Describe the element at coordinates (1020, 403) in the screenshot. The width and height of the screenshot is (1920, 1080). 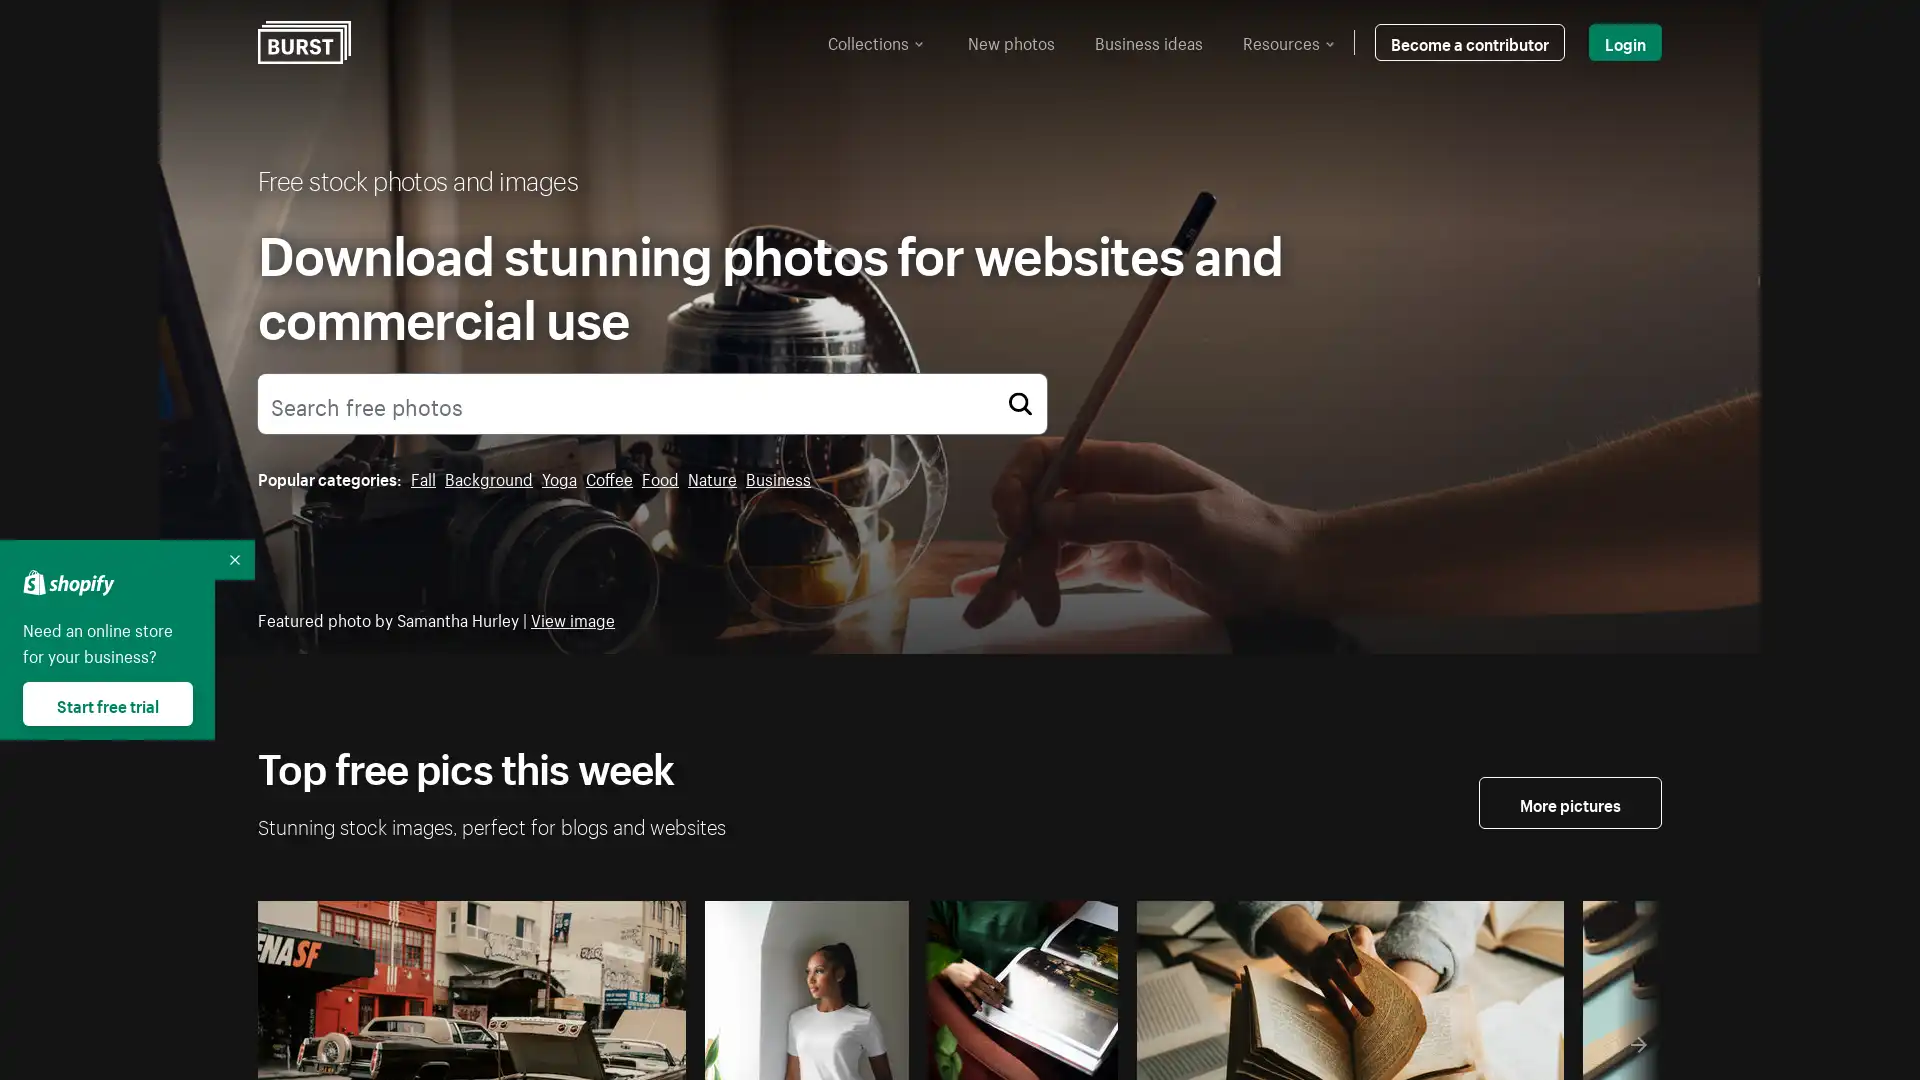
I see `Search` at that location.